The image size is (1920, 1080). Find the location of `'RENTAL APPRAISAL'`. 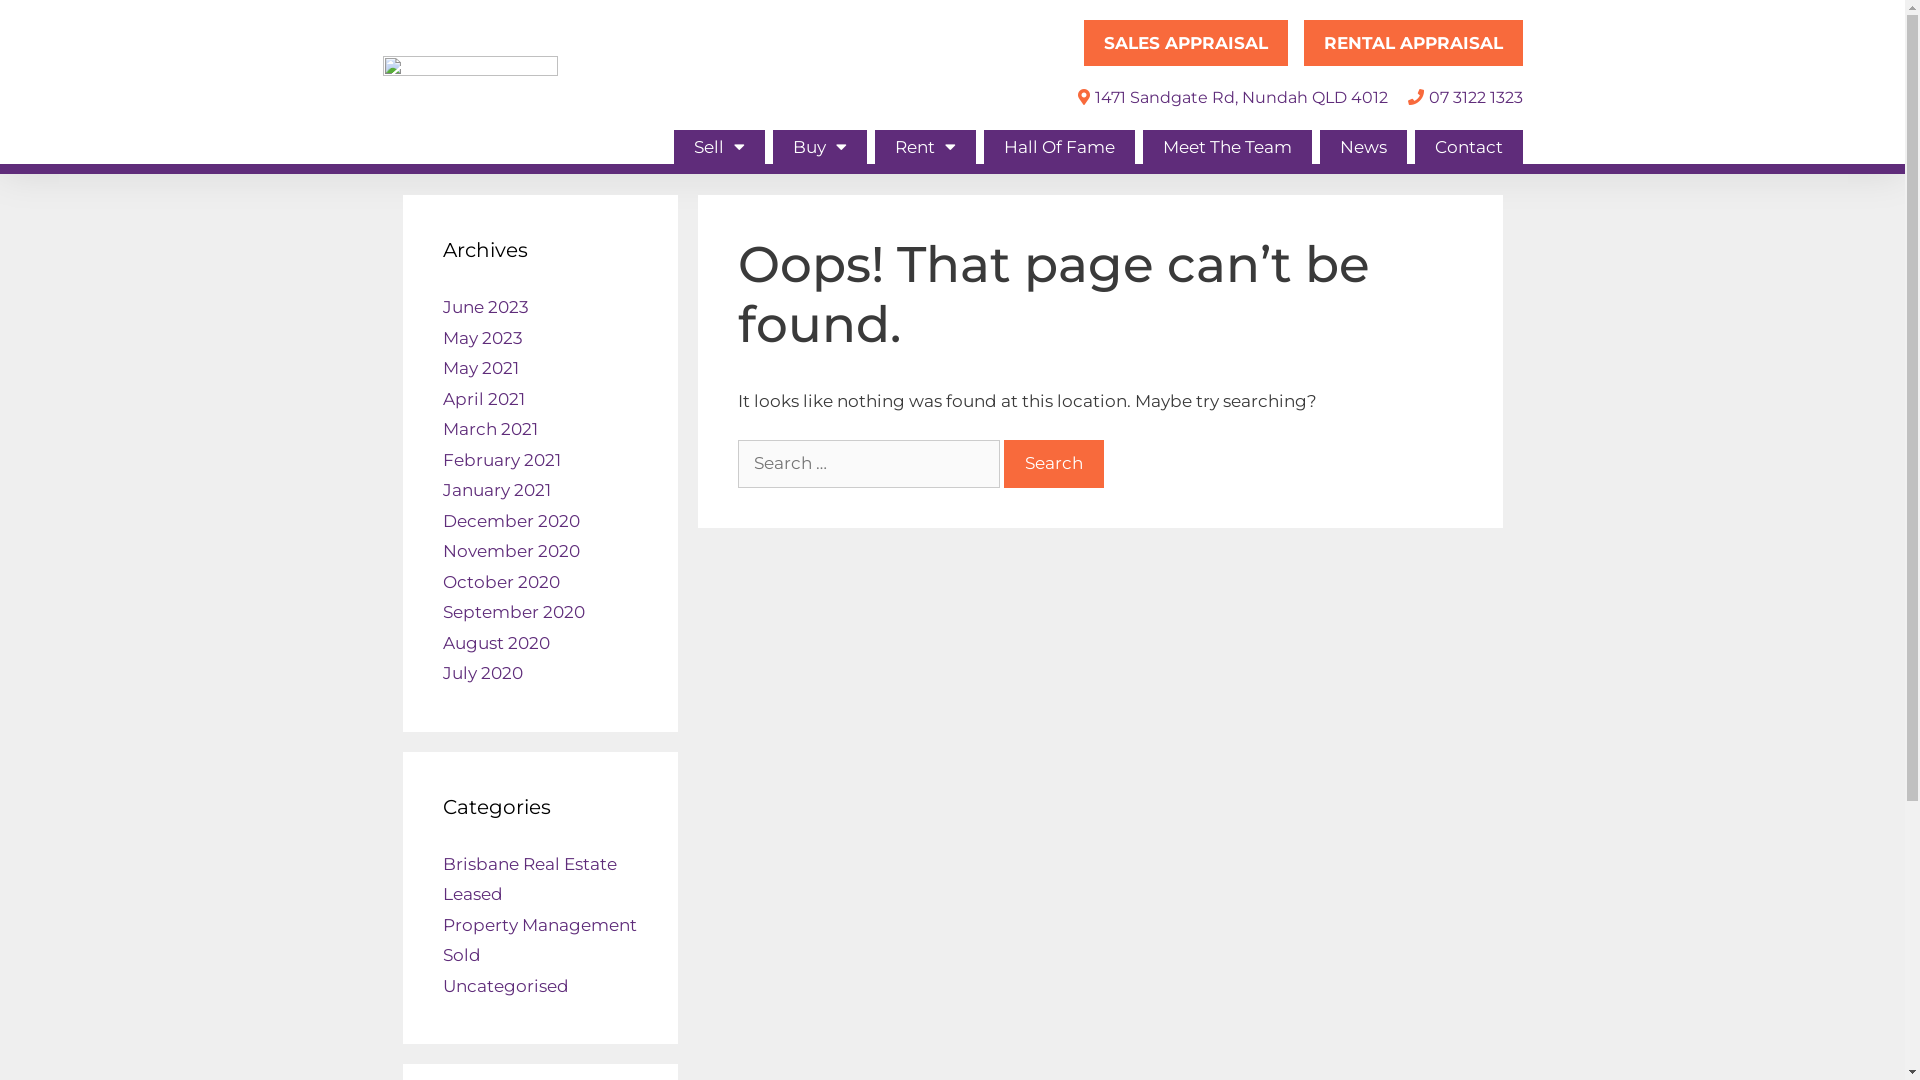

'RENTAL APPRAISAL' is located at coordinates (1412, 42).